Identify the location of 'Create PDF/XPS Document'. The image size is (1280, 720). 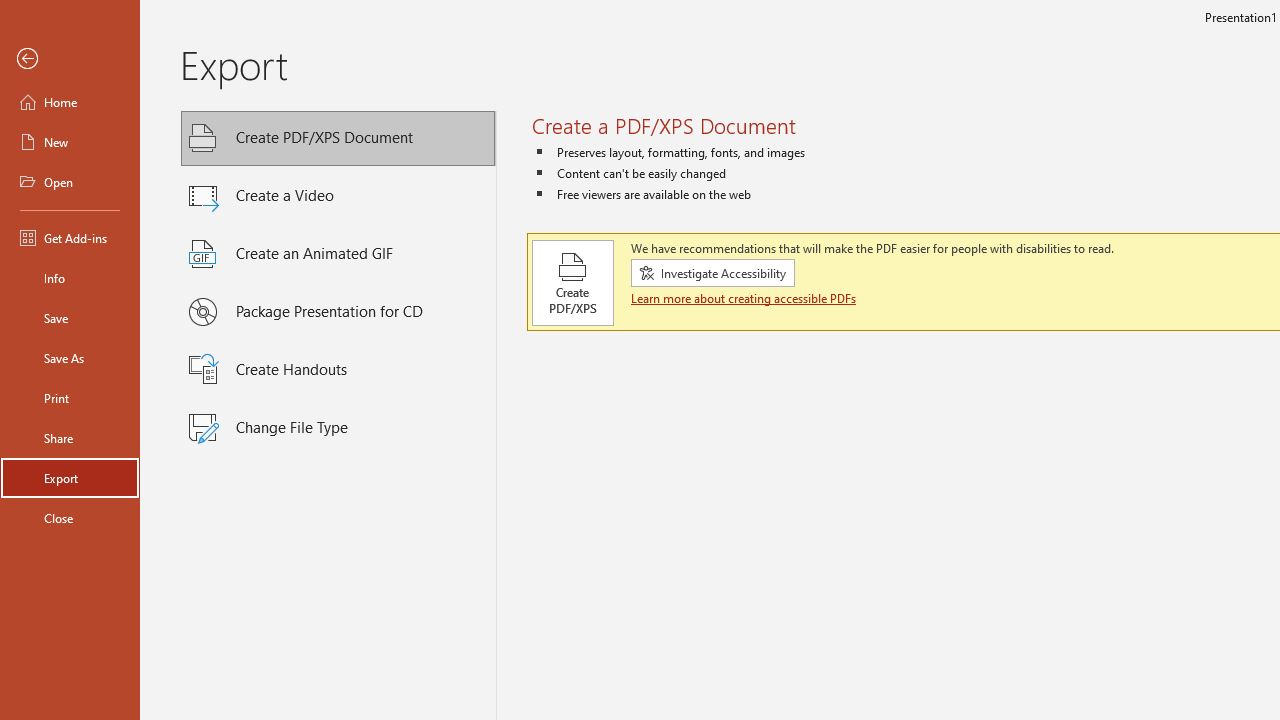
(338, 137).